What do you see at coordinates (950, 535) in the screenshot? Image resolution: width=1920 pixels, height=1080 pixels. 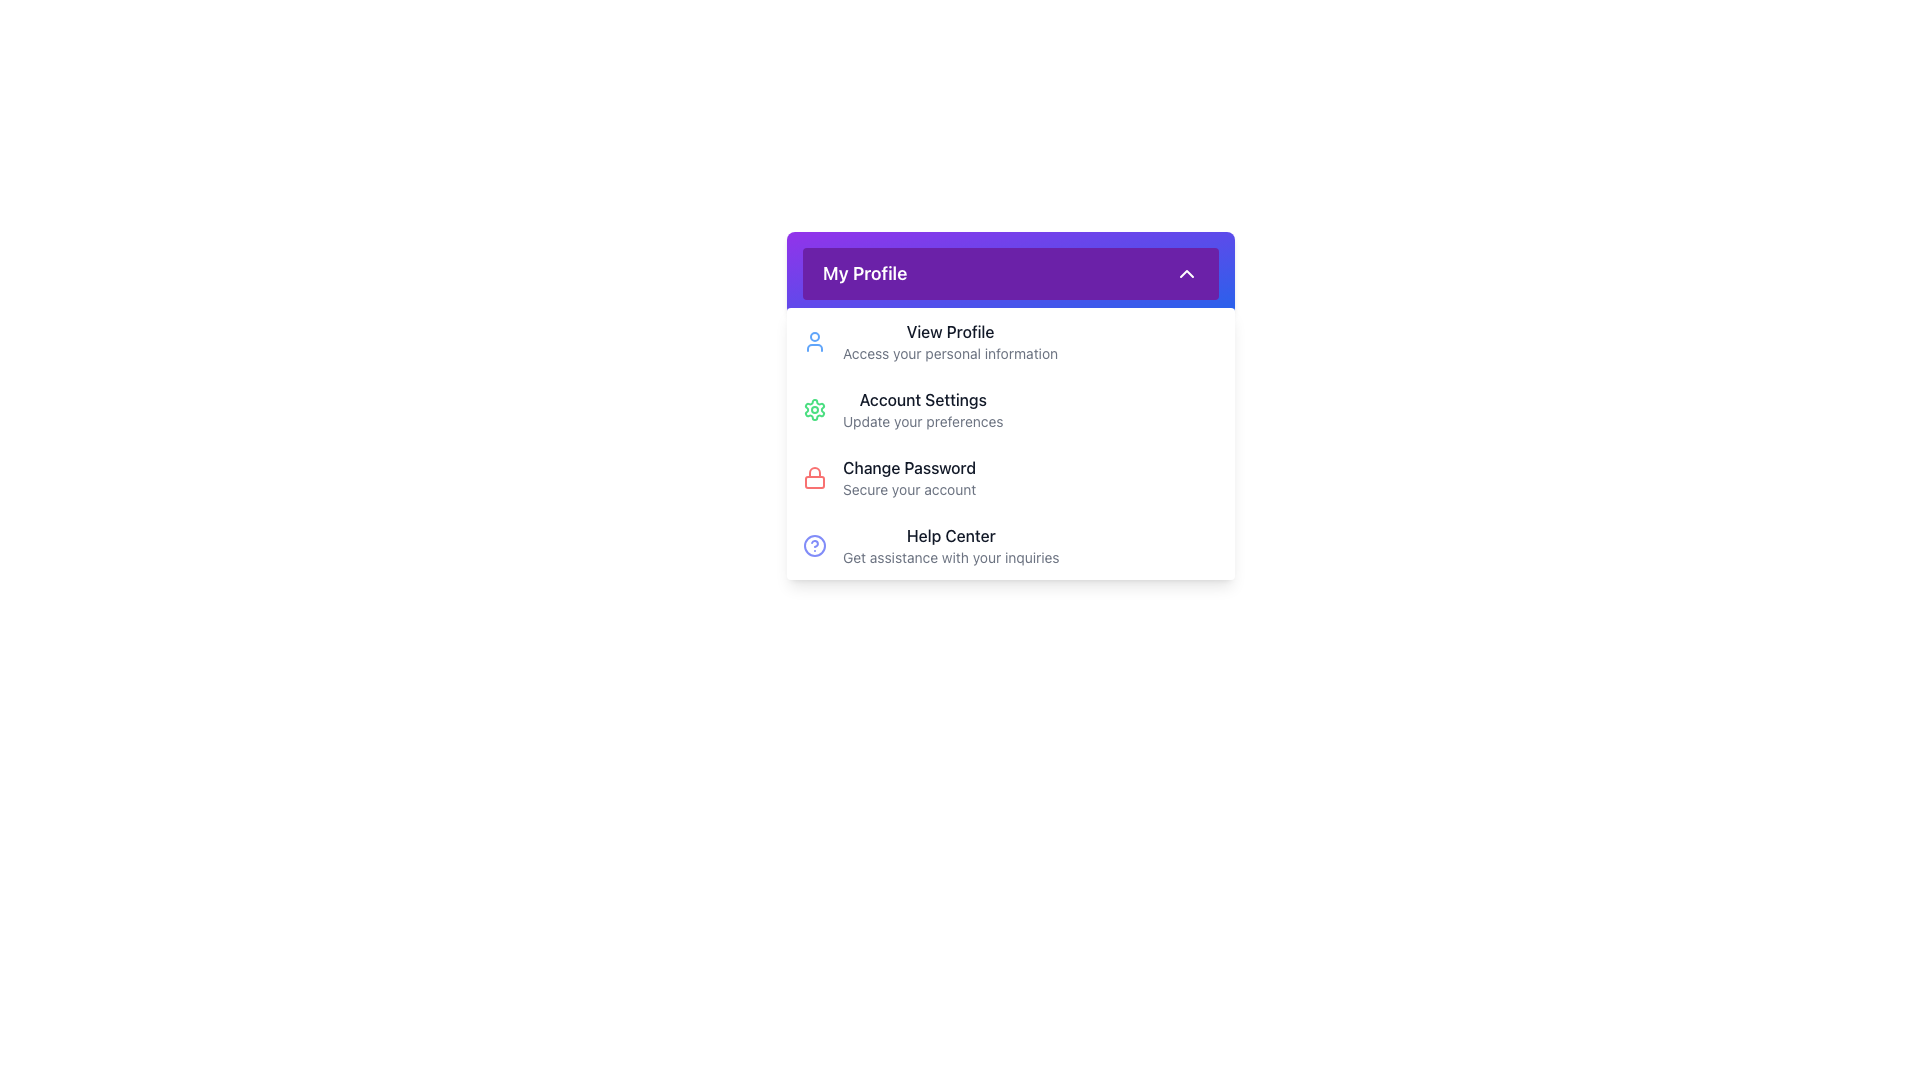 I see `the Text Label element that represents access to the Help Center, positioned above the subtitle 'Get assistance with your inquiries' in the 'My Profile' dropdown` at bounding box center [950, 535].